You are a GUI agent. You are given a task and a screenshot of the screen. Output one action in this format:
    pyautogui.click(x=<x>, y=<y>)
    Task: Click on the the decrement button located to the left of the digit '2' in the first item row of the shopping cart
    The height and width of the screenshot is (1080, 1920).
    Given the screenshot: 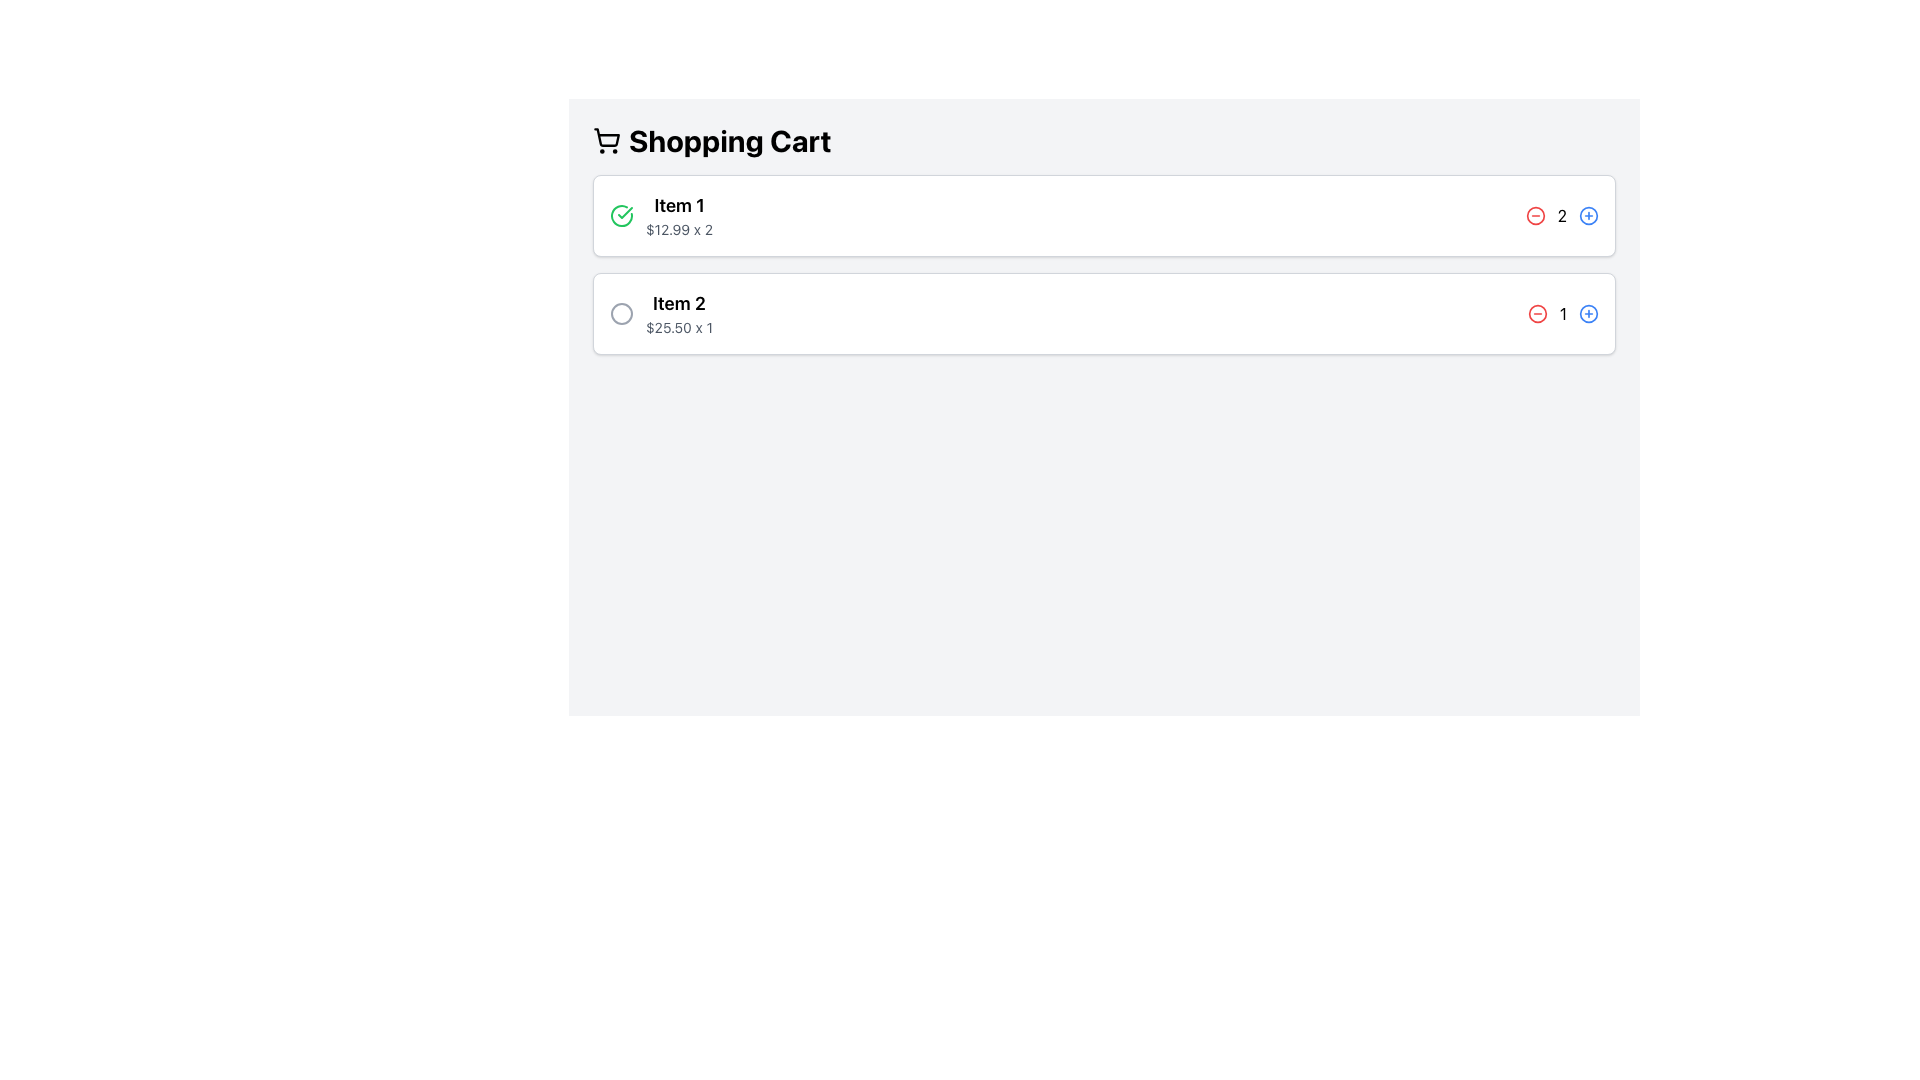 What is the action you would take?
    pyautogui.click(x=1534, y=216)
    